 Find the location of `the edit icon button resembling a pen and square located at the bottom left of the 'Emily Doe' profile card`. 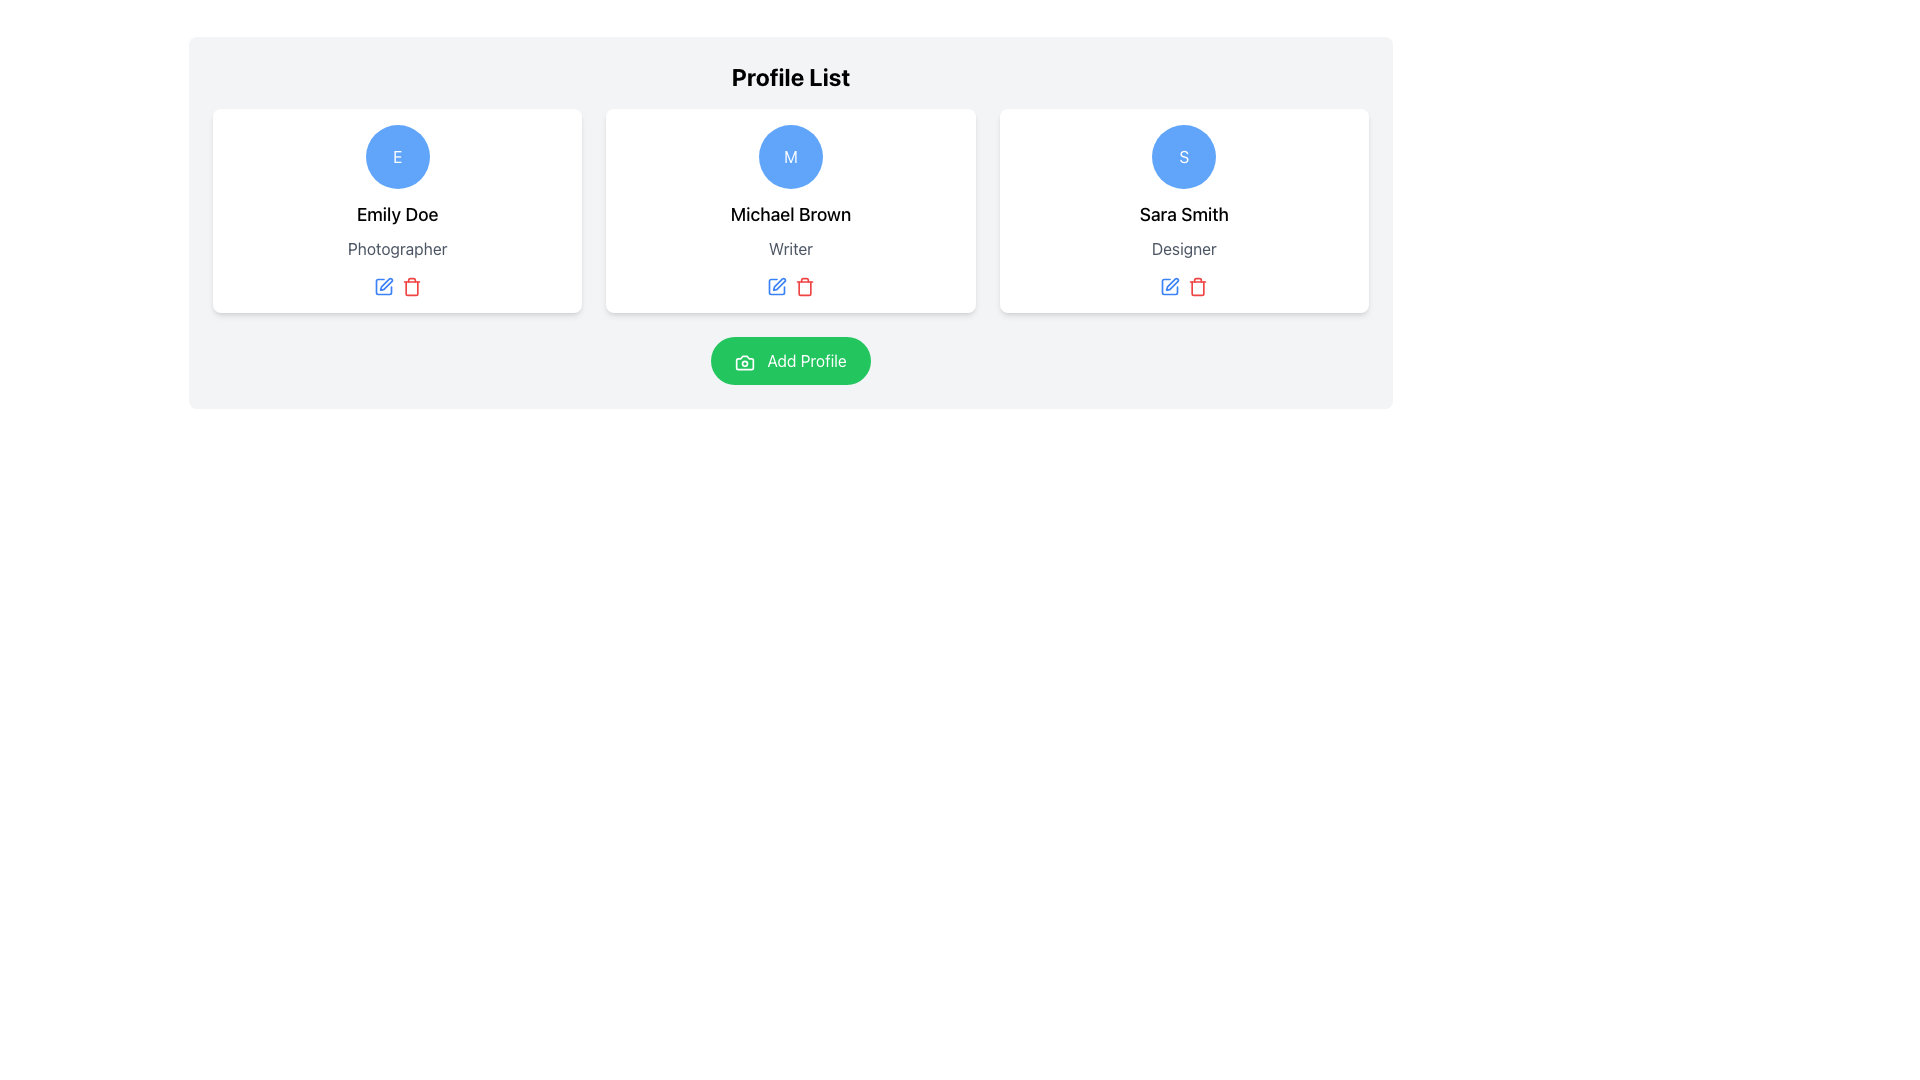

the edit icon button resembling a pen and square located at the bottom left of the 'Emily Doe' profile card is located at coordinates (386, 284).